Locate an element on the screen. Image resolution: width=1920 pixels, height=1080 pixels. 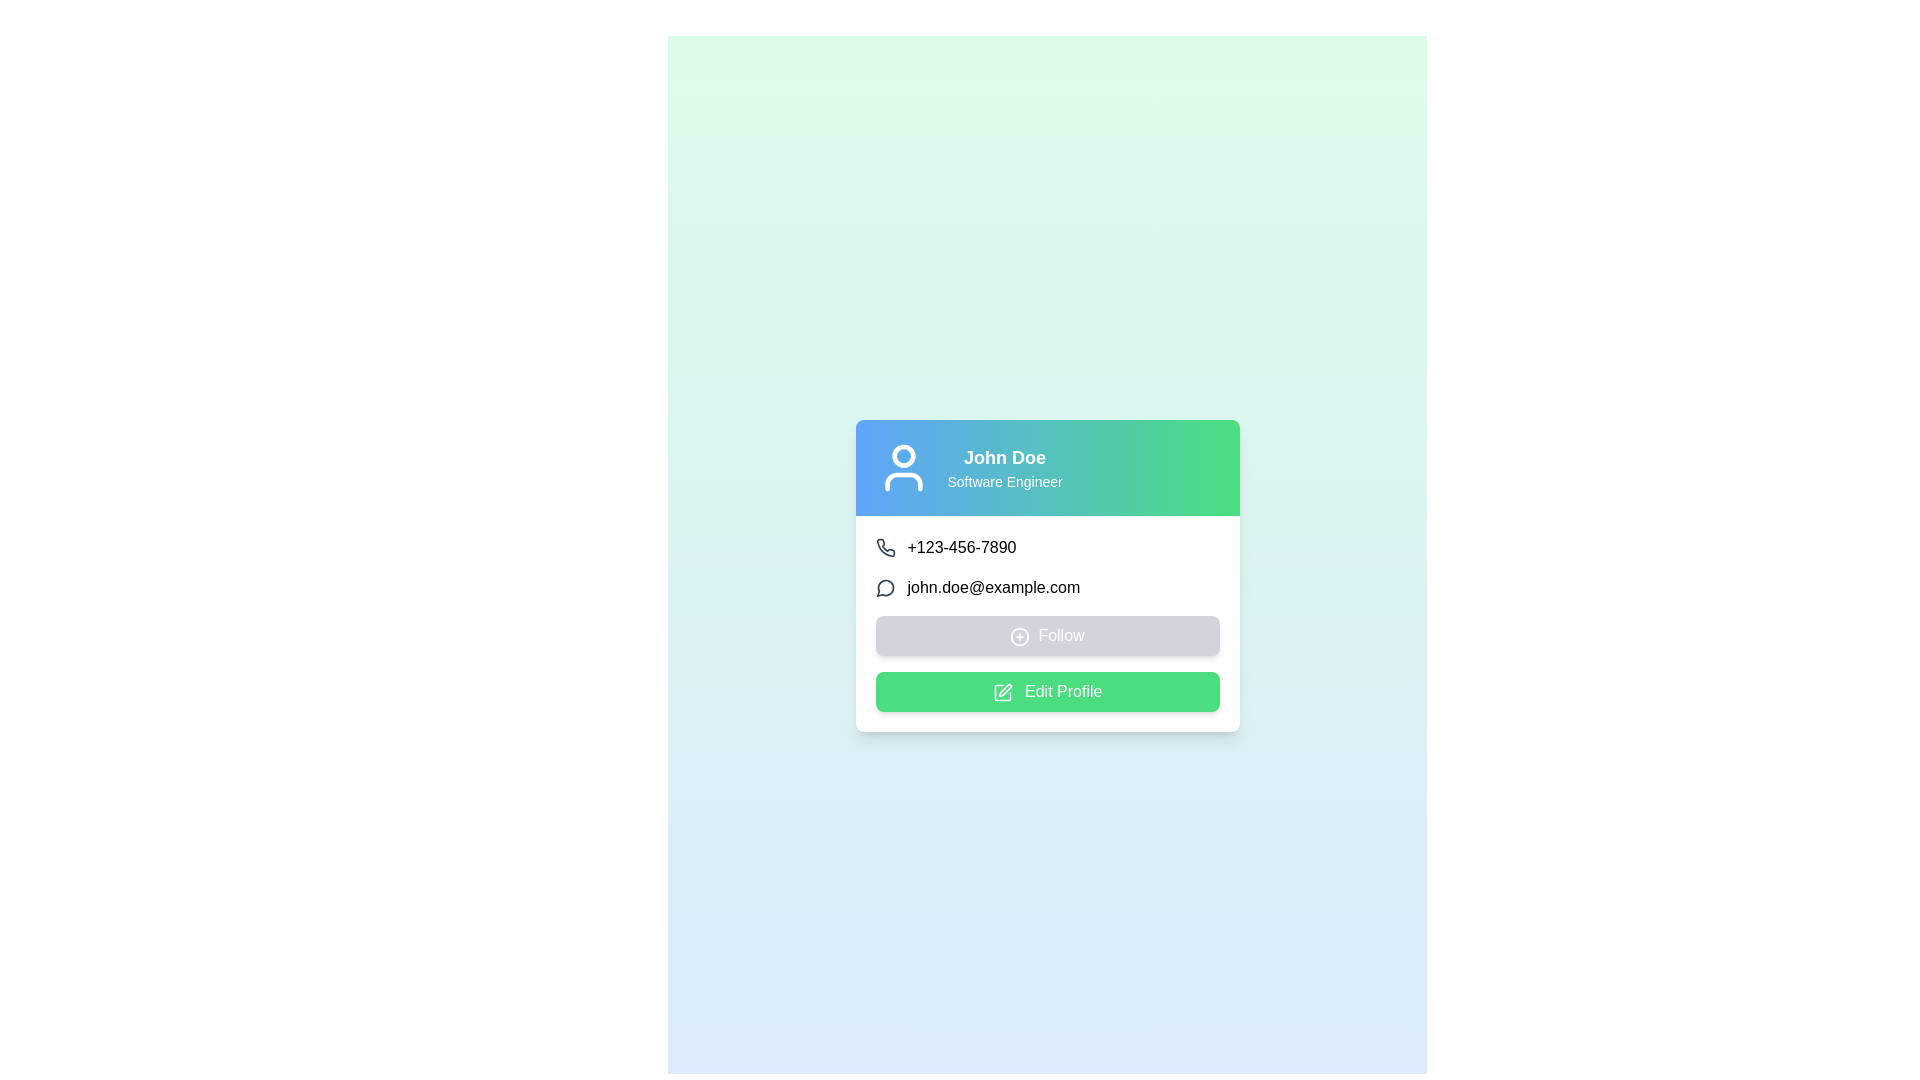
the text display showing 'John Doe' and 'Software Engineer' in the header area of the card layout, located near the upper section, to the right of the user icon is located at coordinates (1005, 467).